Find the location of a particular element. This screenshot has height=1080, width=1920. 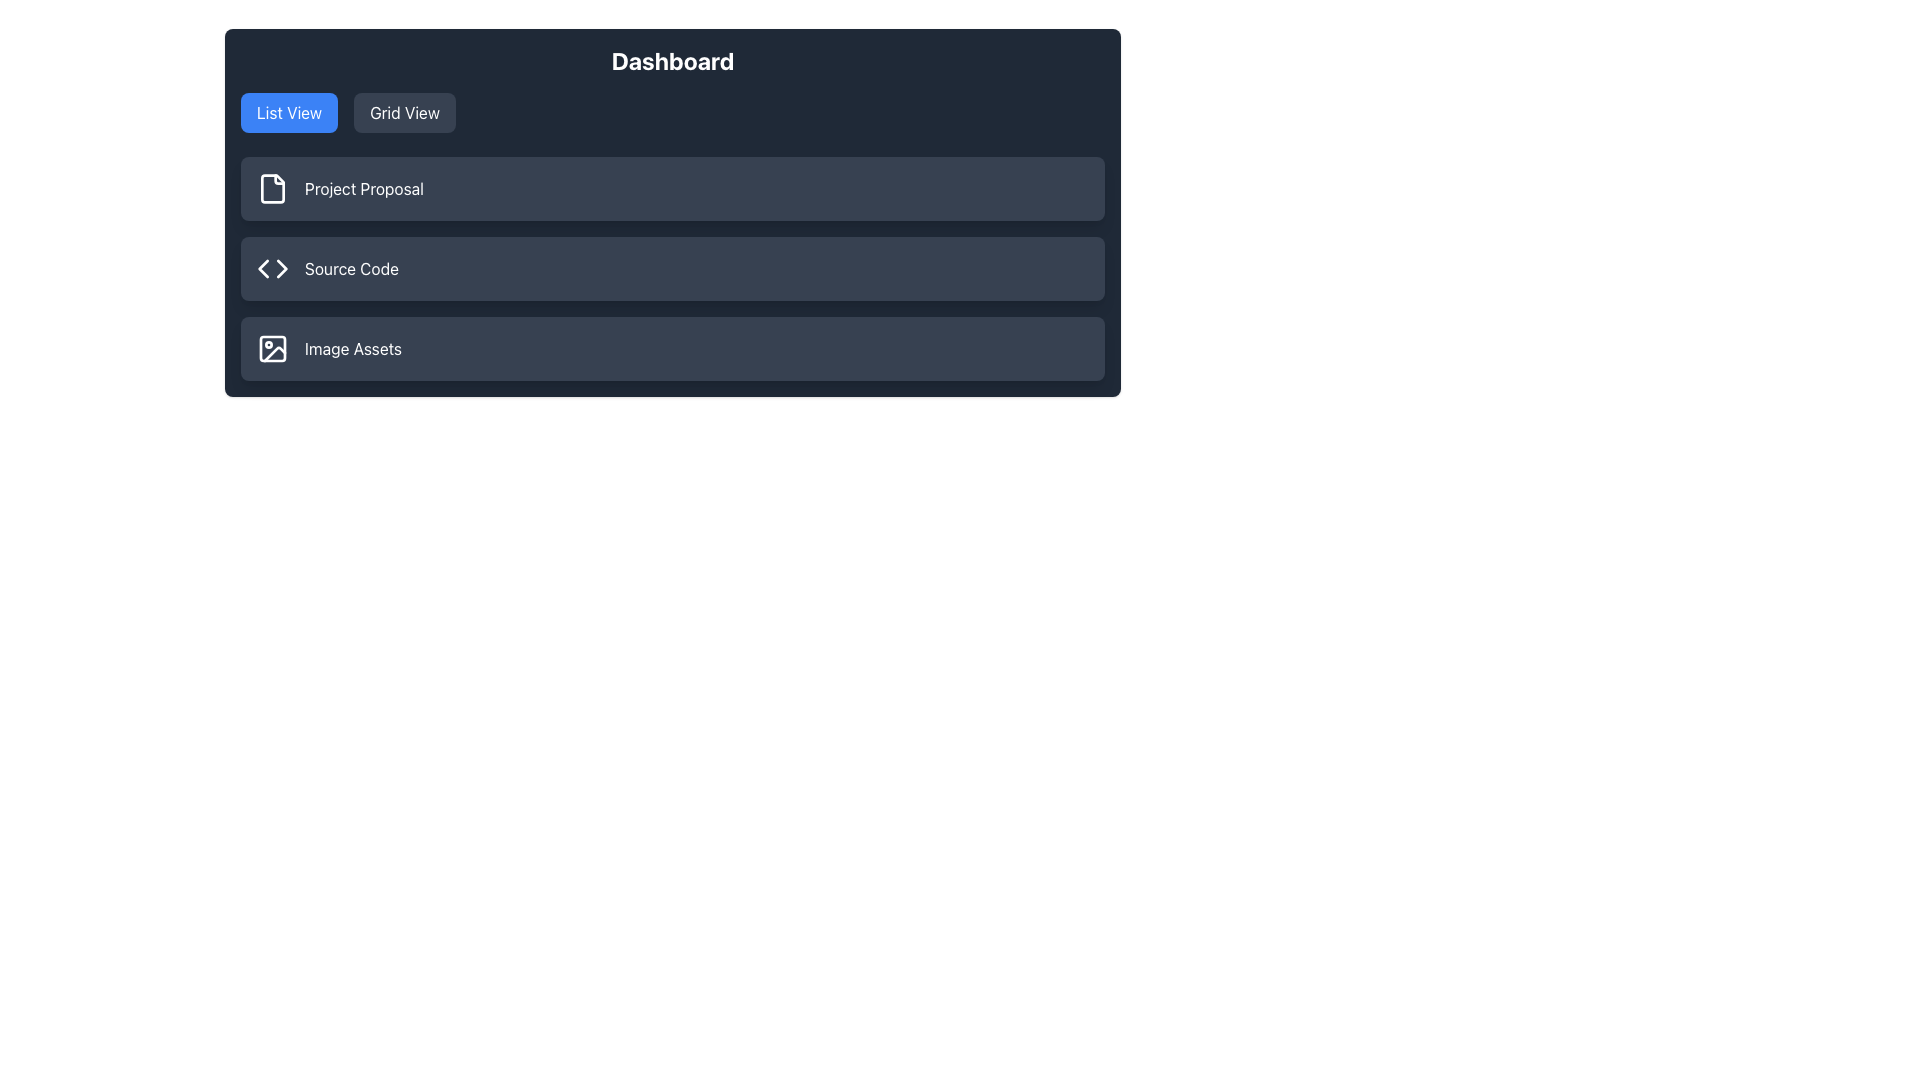

the 'Grid View' button, which is a rectangular button with rounded corners, dark gray background, and white text, located to the right of the 'List View' button is located at coordinates (403, 112).